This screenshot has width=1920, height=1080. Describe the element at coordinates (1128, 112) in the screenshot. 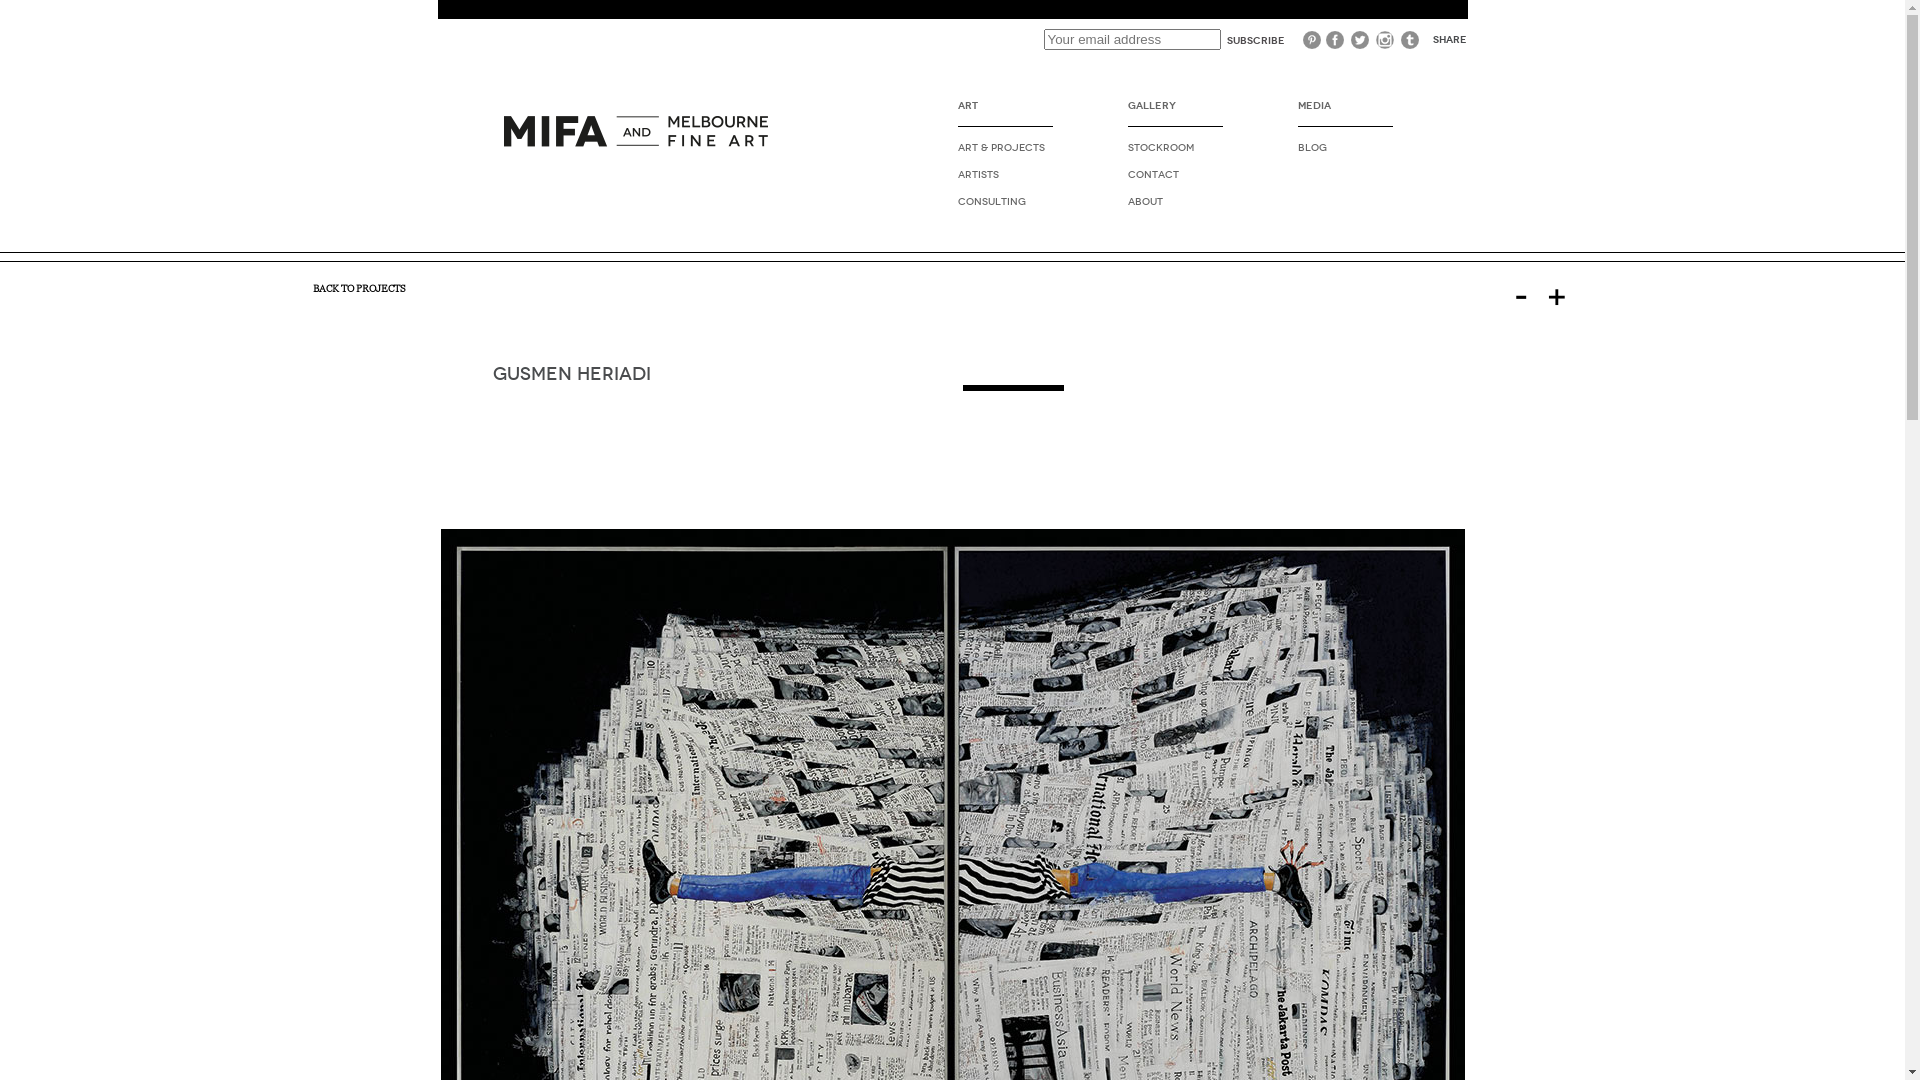

I see `'GALLERY'` at that location.